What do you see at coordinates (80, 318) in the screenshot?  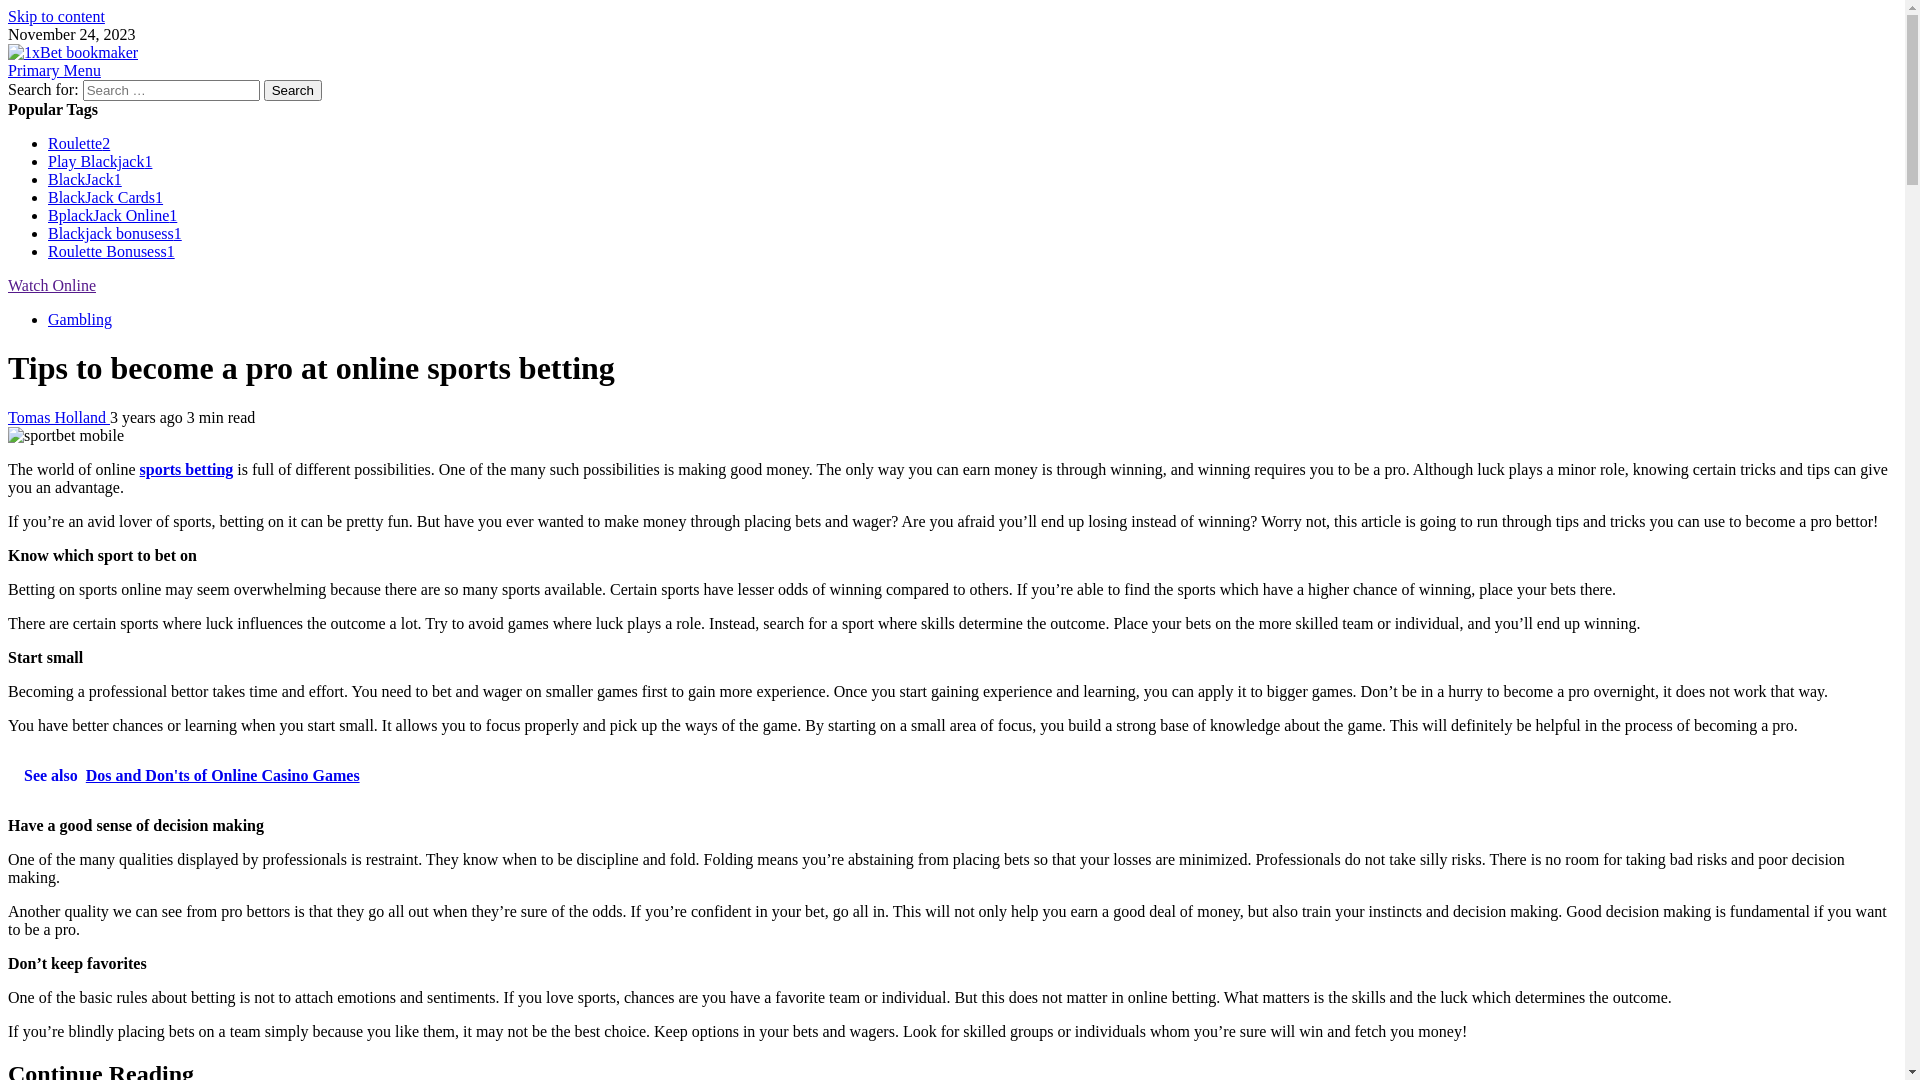 I see `'Gambling'` at bounding box center [80, 318].